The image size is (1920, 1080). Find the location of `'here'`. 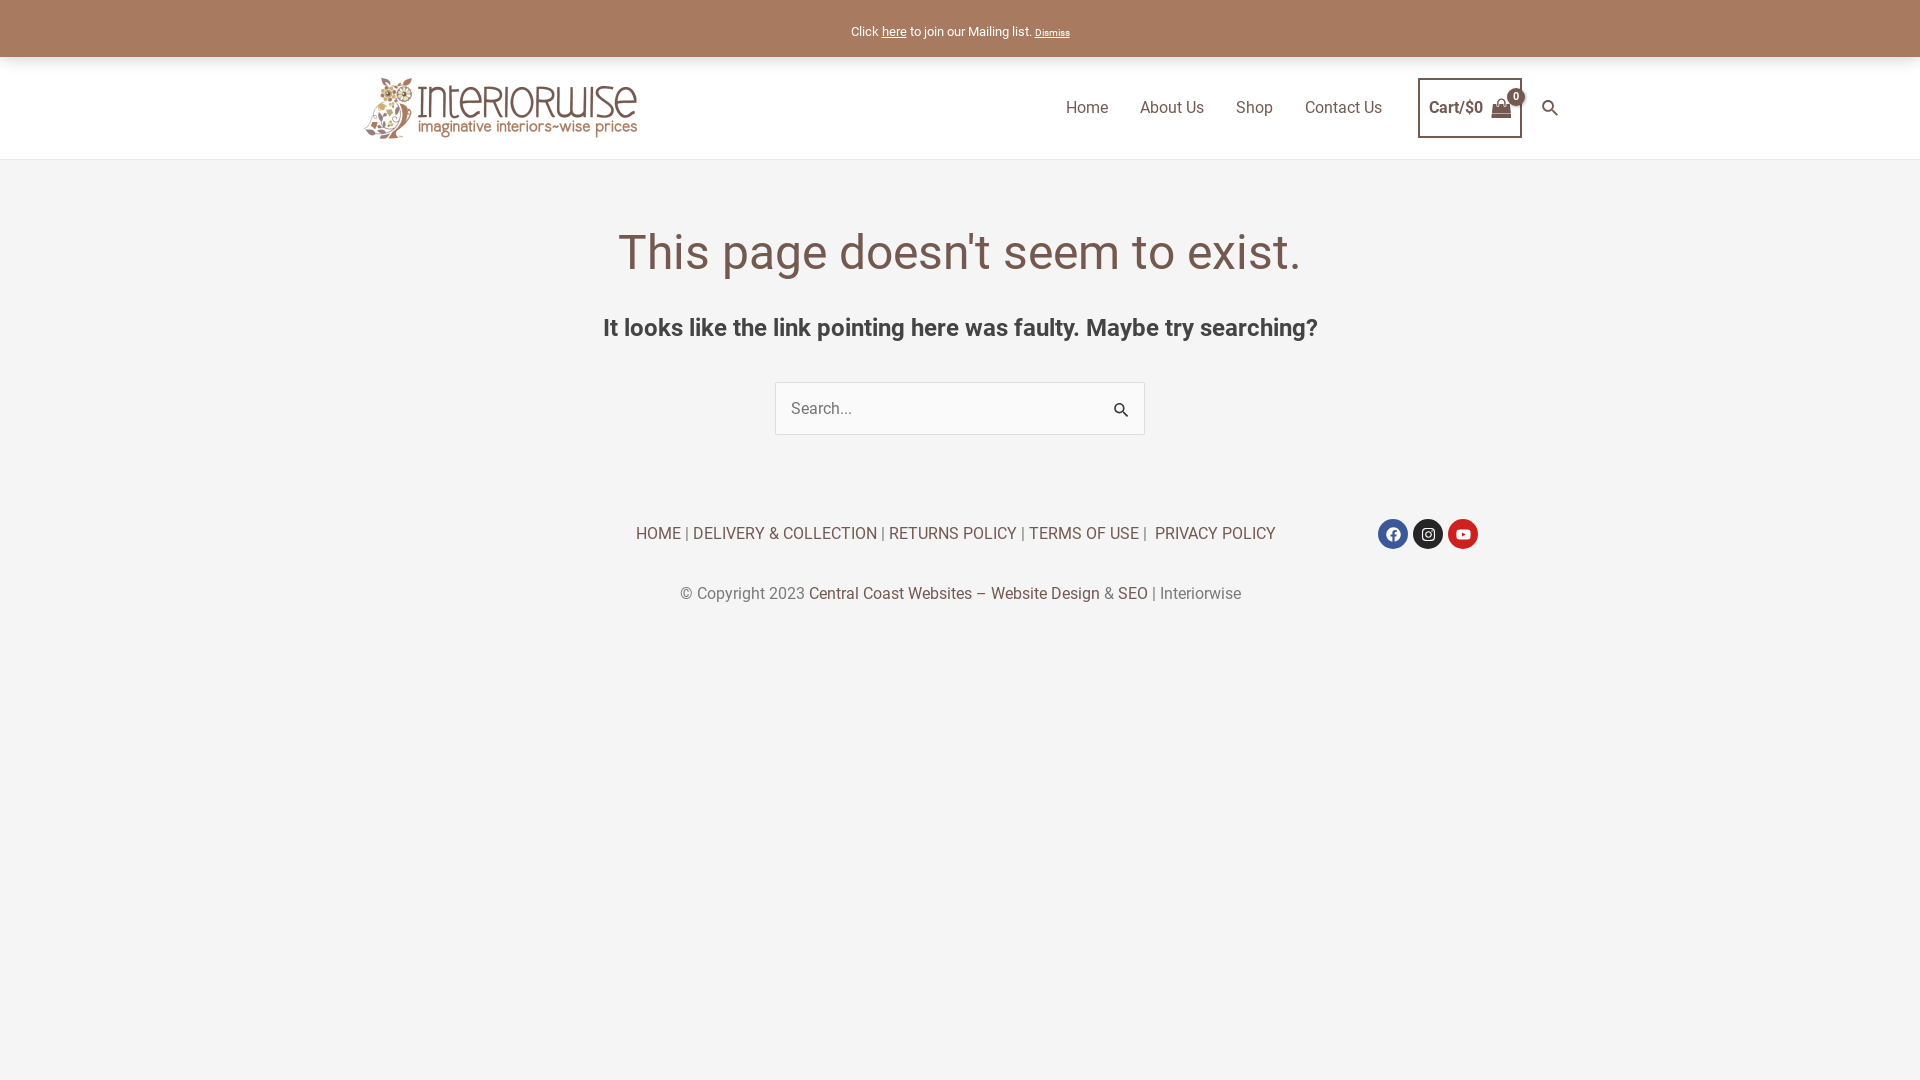

'here' is located at coordinates (893, 31).